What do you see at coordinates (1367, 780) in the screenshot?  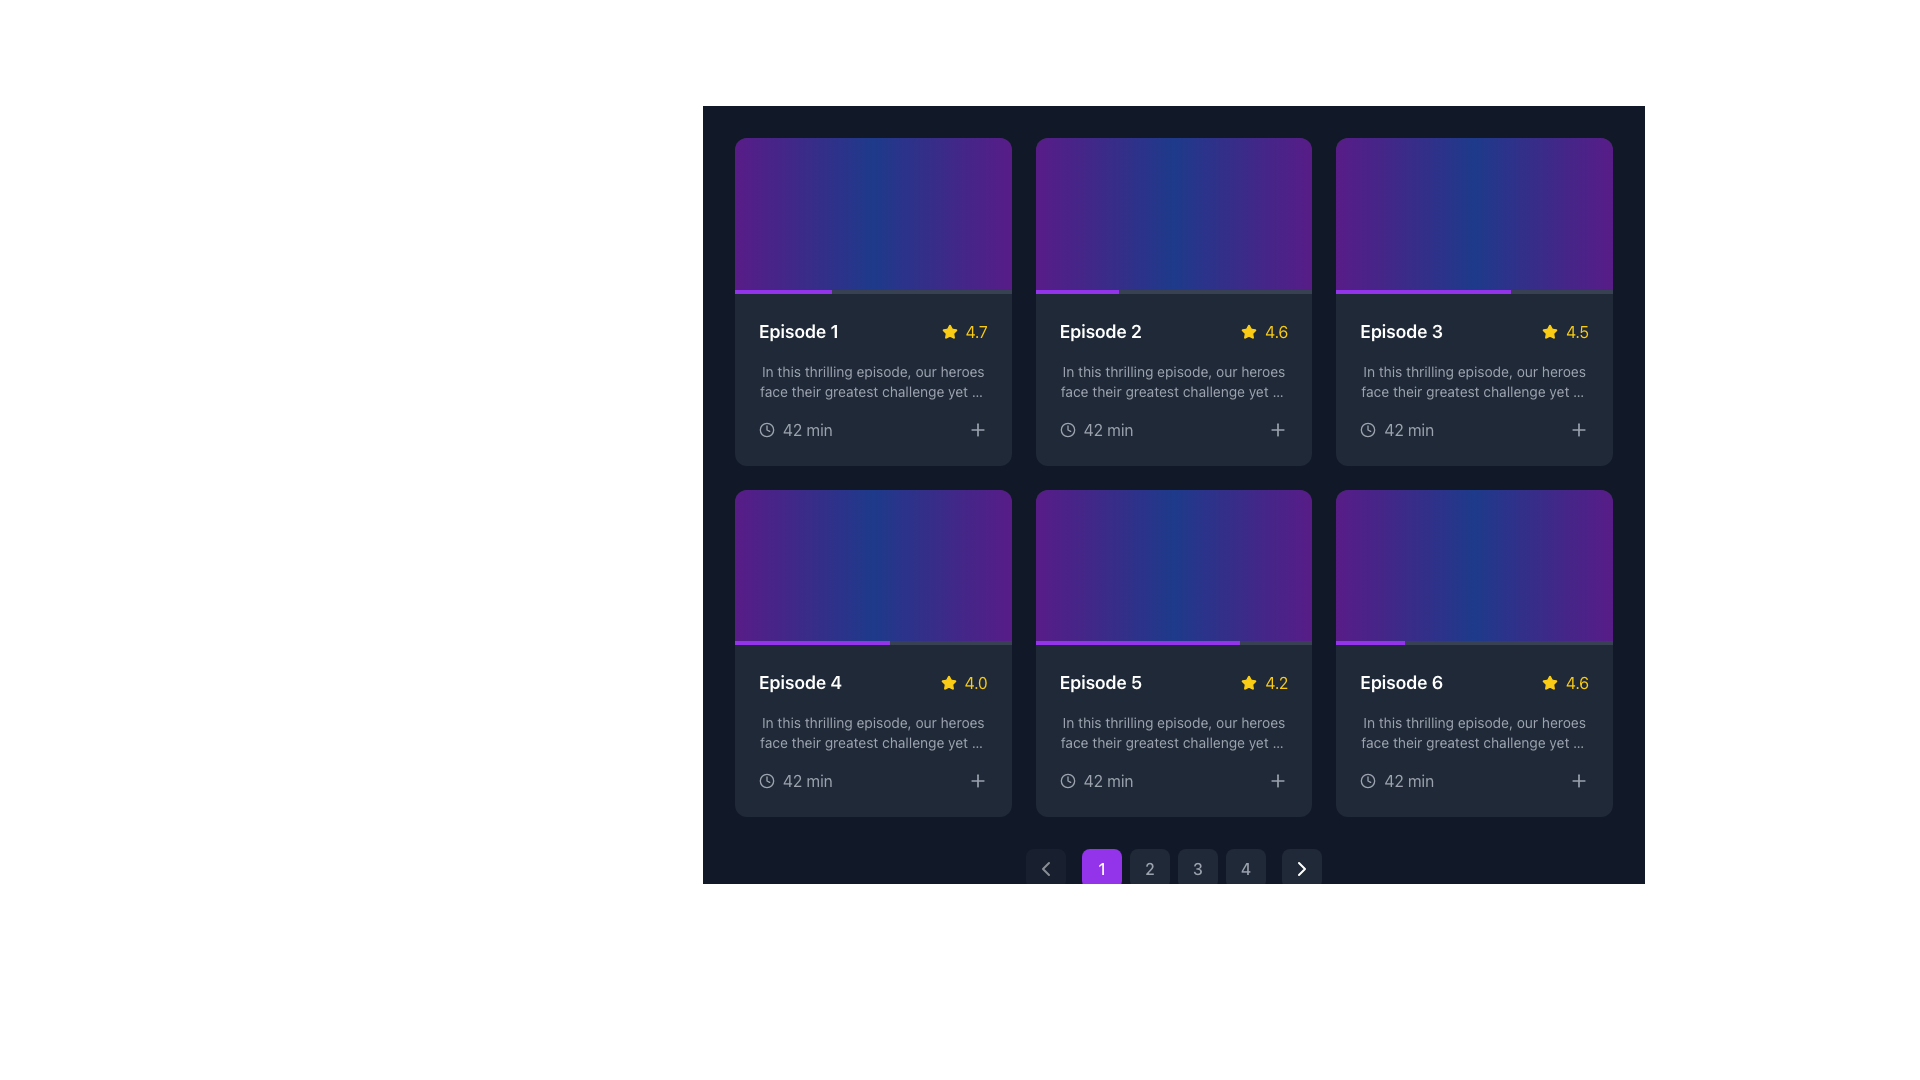 I see `the SVG Circle located within the clock icon on the card for 'Episode 6', positioned in the bottom-right corner of the grid layout` at bounding box center [1367, 780].